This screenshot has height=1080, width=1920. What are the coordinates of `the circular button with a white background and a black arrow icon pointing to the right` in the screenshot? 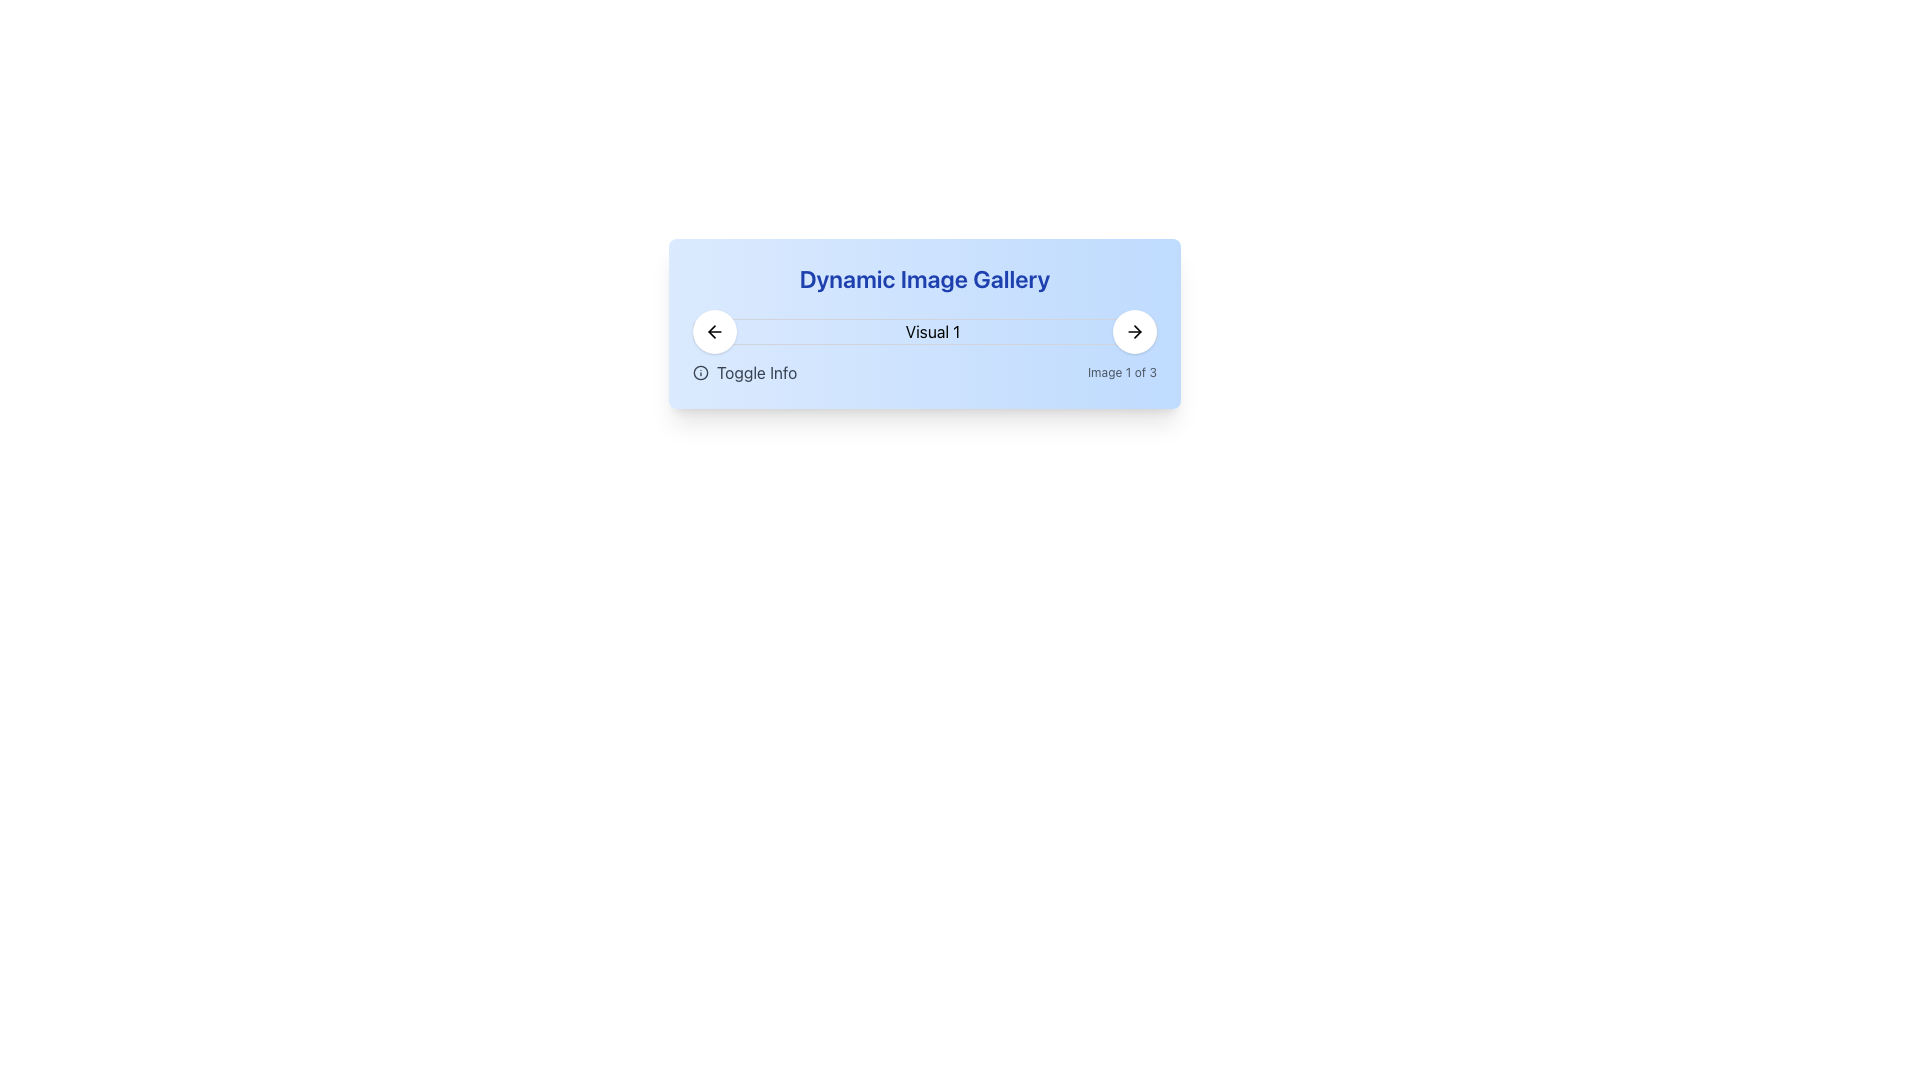 It's located at (1134, 330).